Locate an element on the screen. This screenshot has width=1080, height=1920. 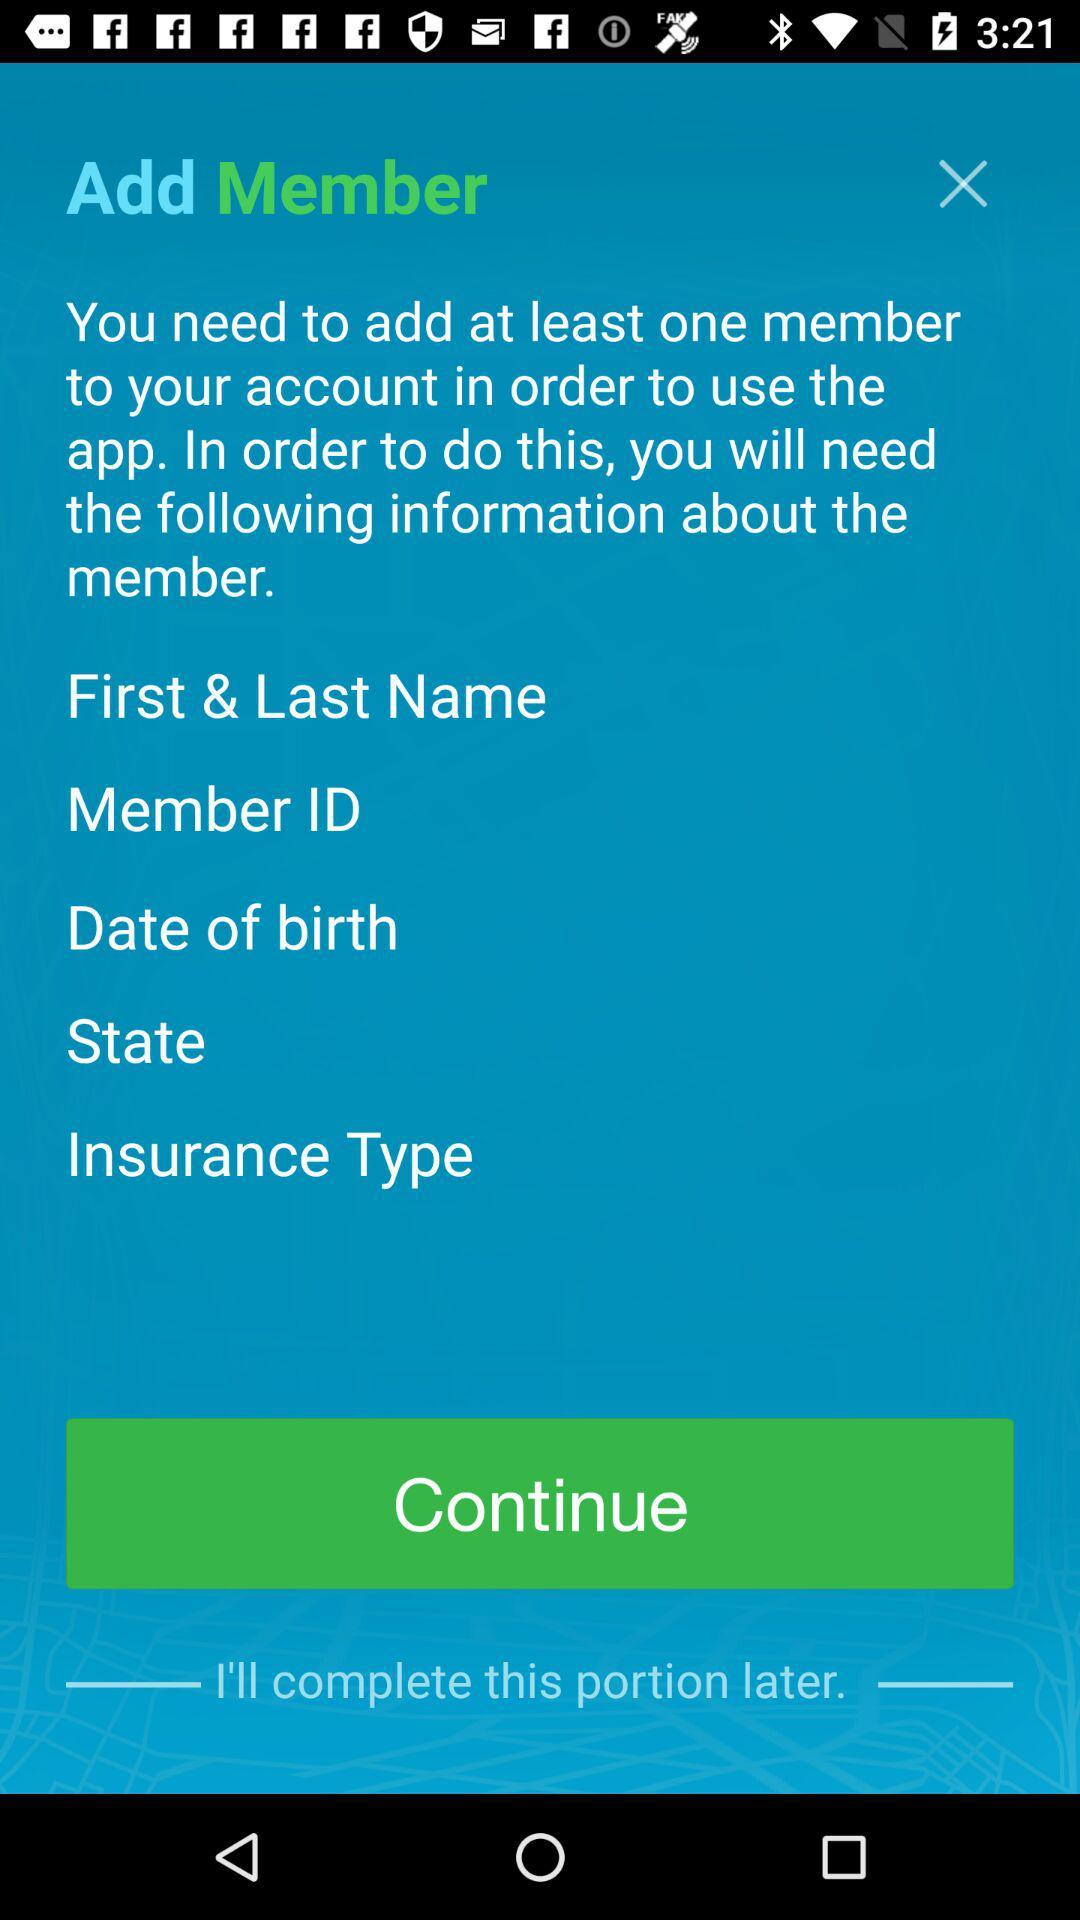
exit is located at coordinates (962, 183).